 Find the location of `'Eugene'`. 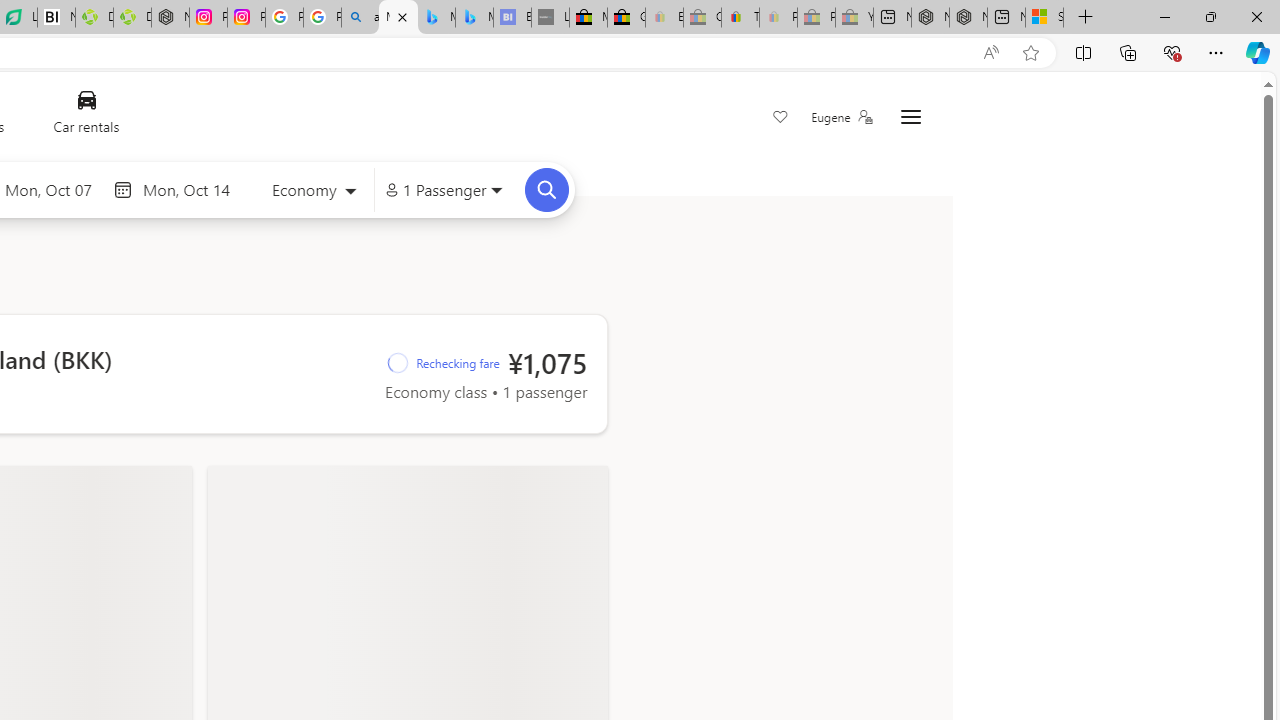

'Eugene' is located at coordinates (841, 117).